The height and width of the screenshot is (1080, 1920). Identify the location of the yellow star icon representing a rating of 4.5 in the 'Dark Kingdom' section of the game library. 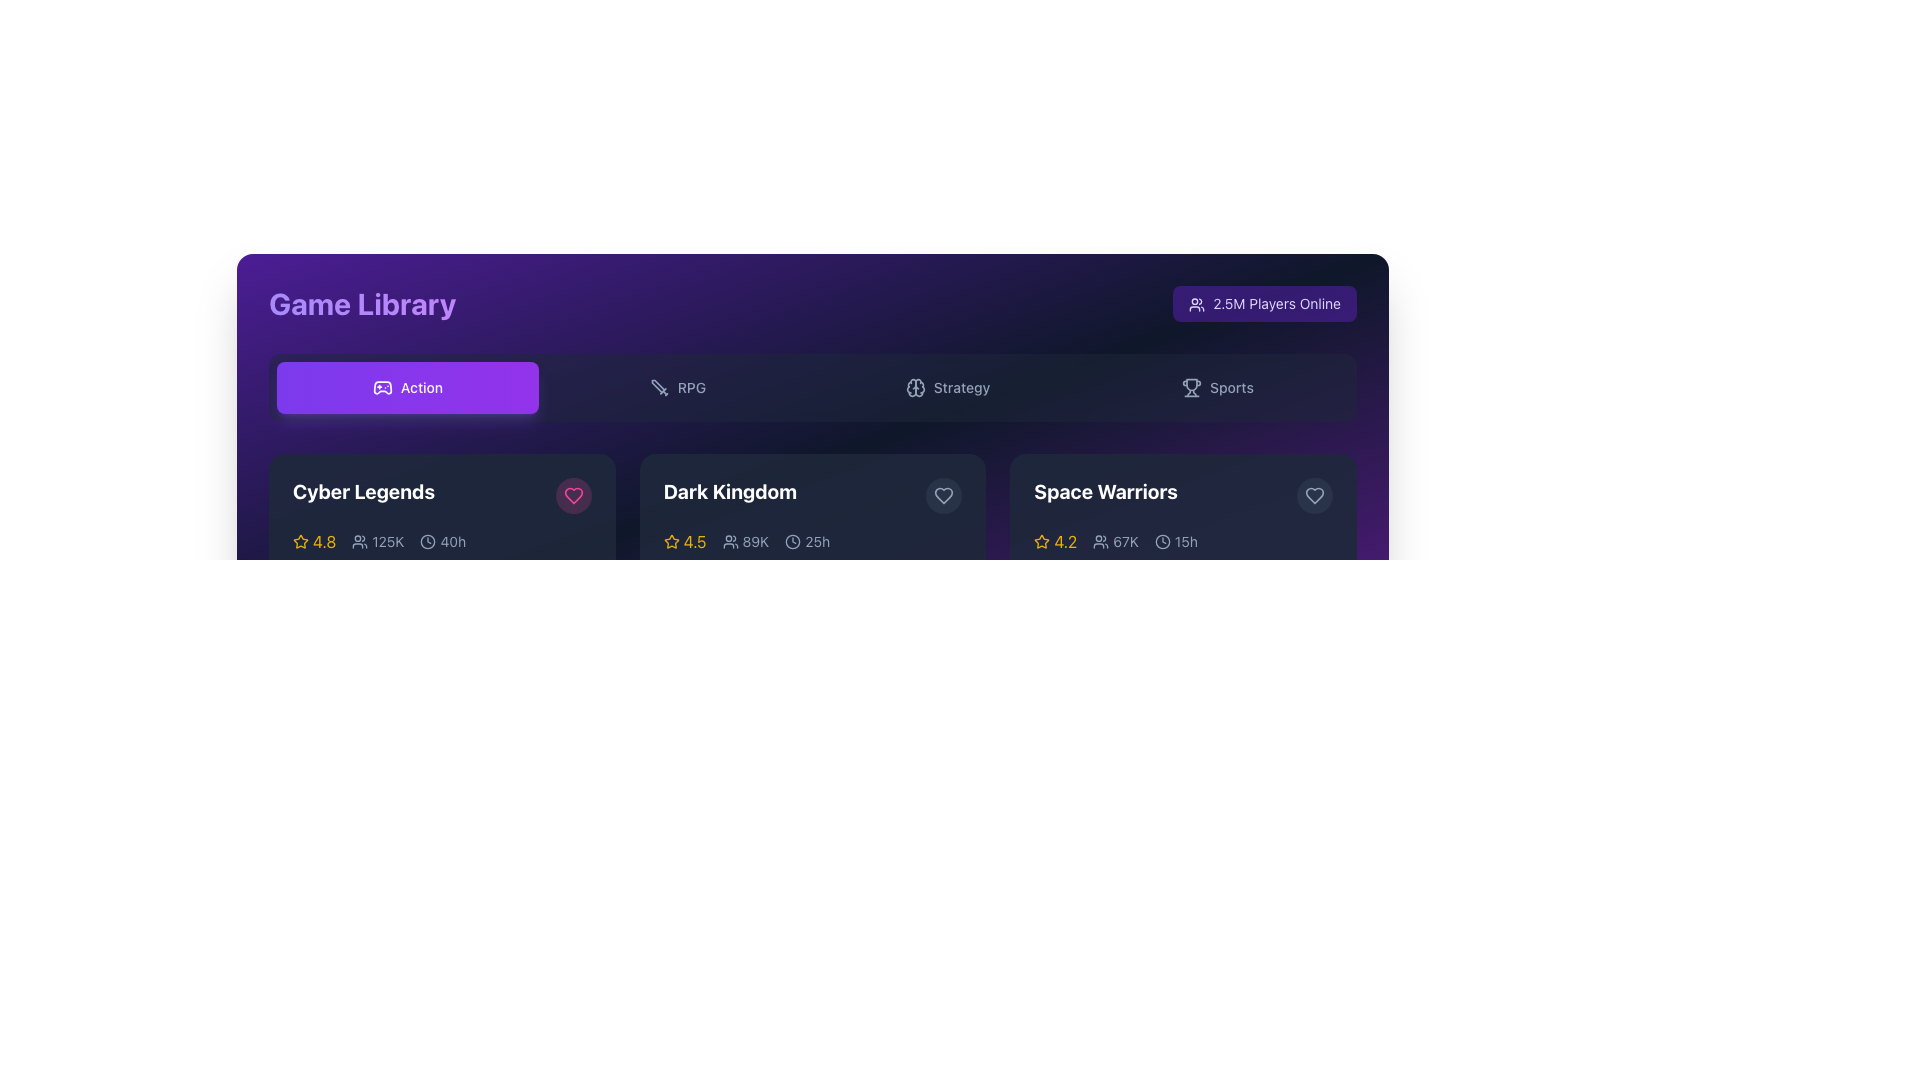
(671, 542).